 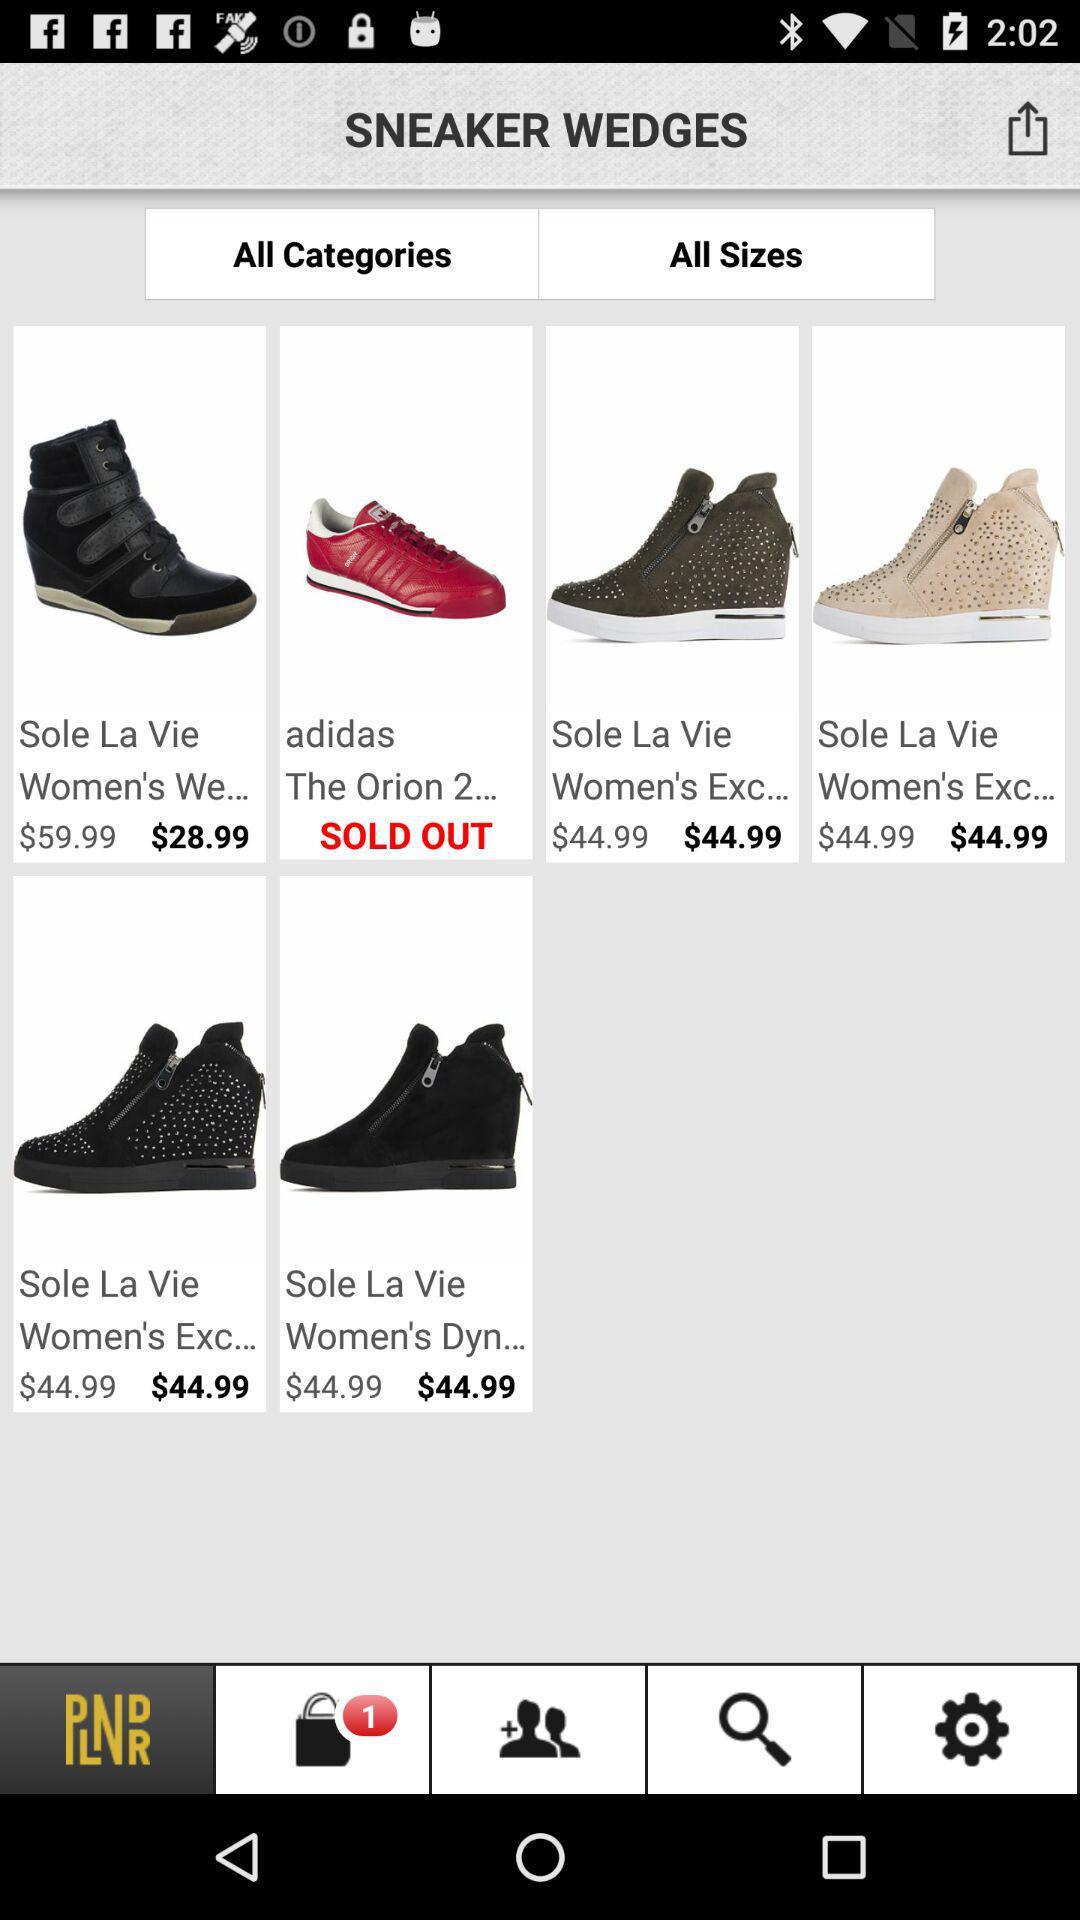 I want to click on all categories item, so click(x=341, y=252).